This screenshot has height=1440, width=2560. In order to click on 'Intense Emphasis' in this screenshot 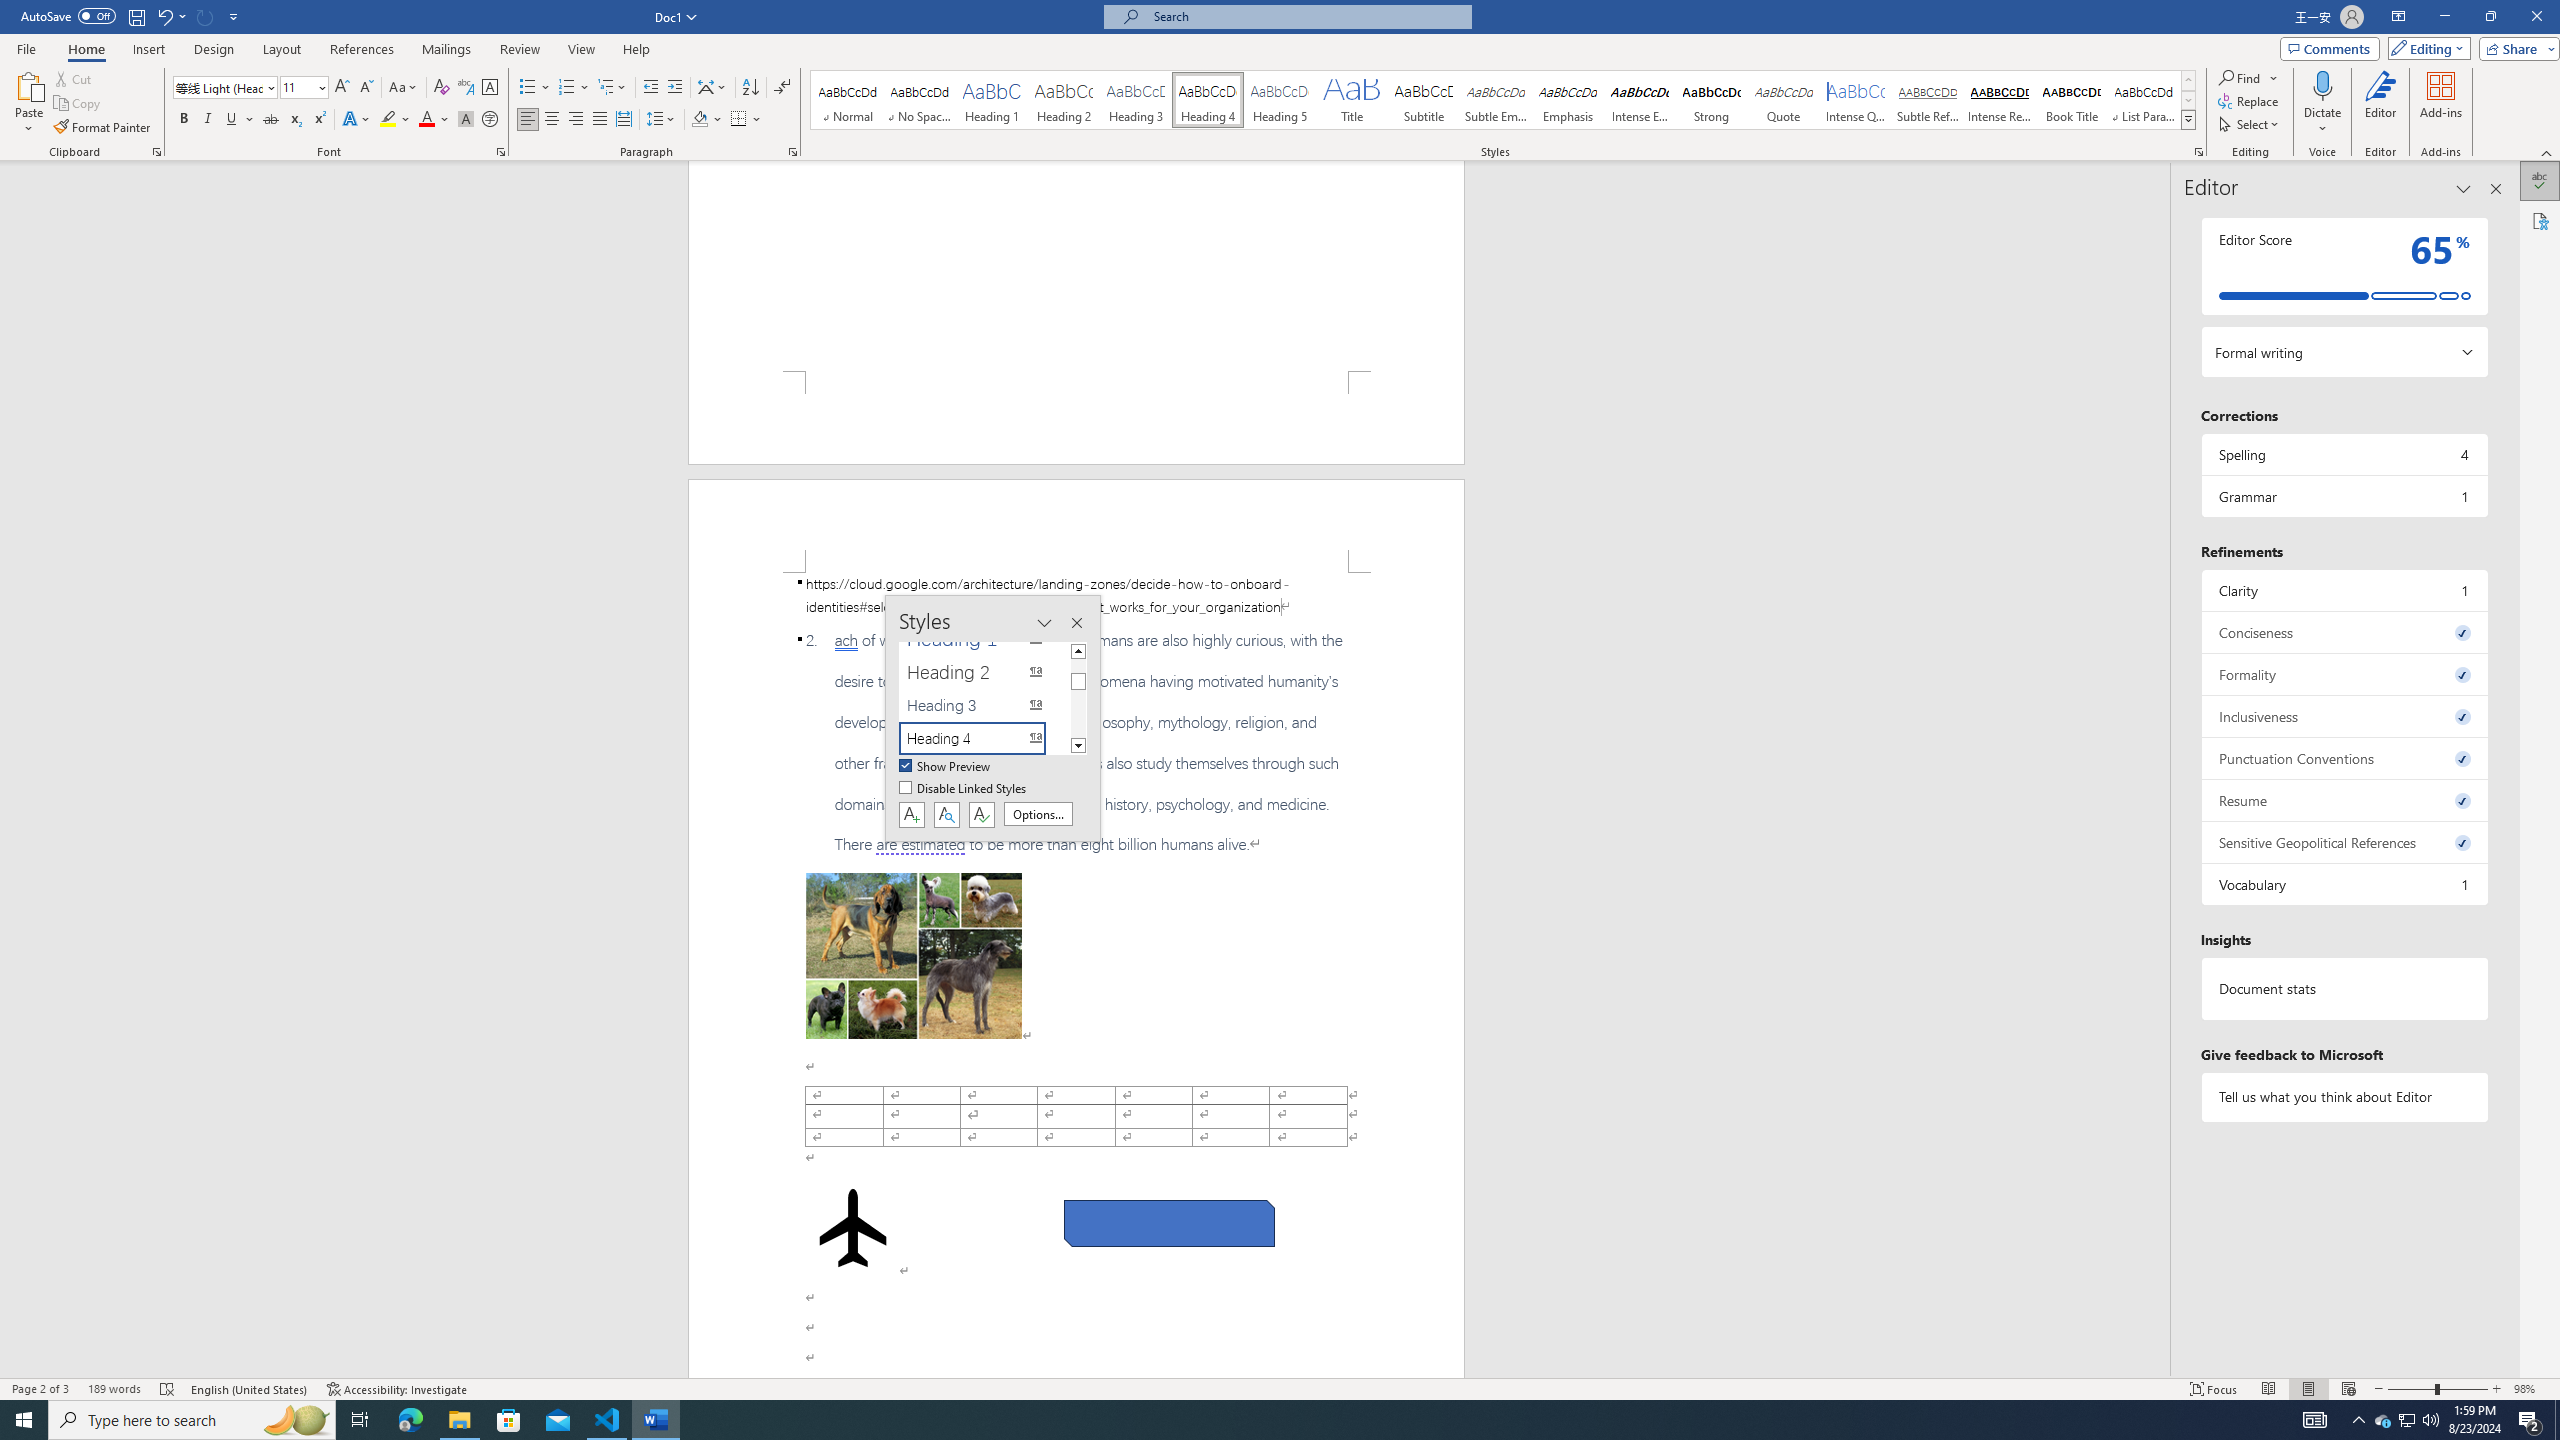, I will do `click(1639, 99)`.